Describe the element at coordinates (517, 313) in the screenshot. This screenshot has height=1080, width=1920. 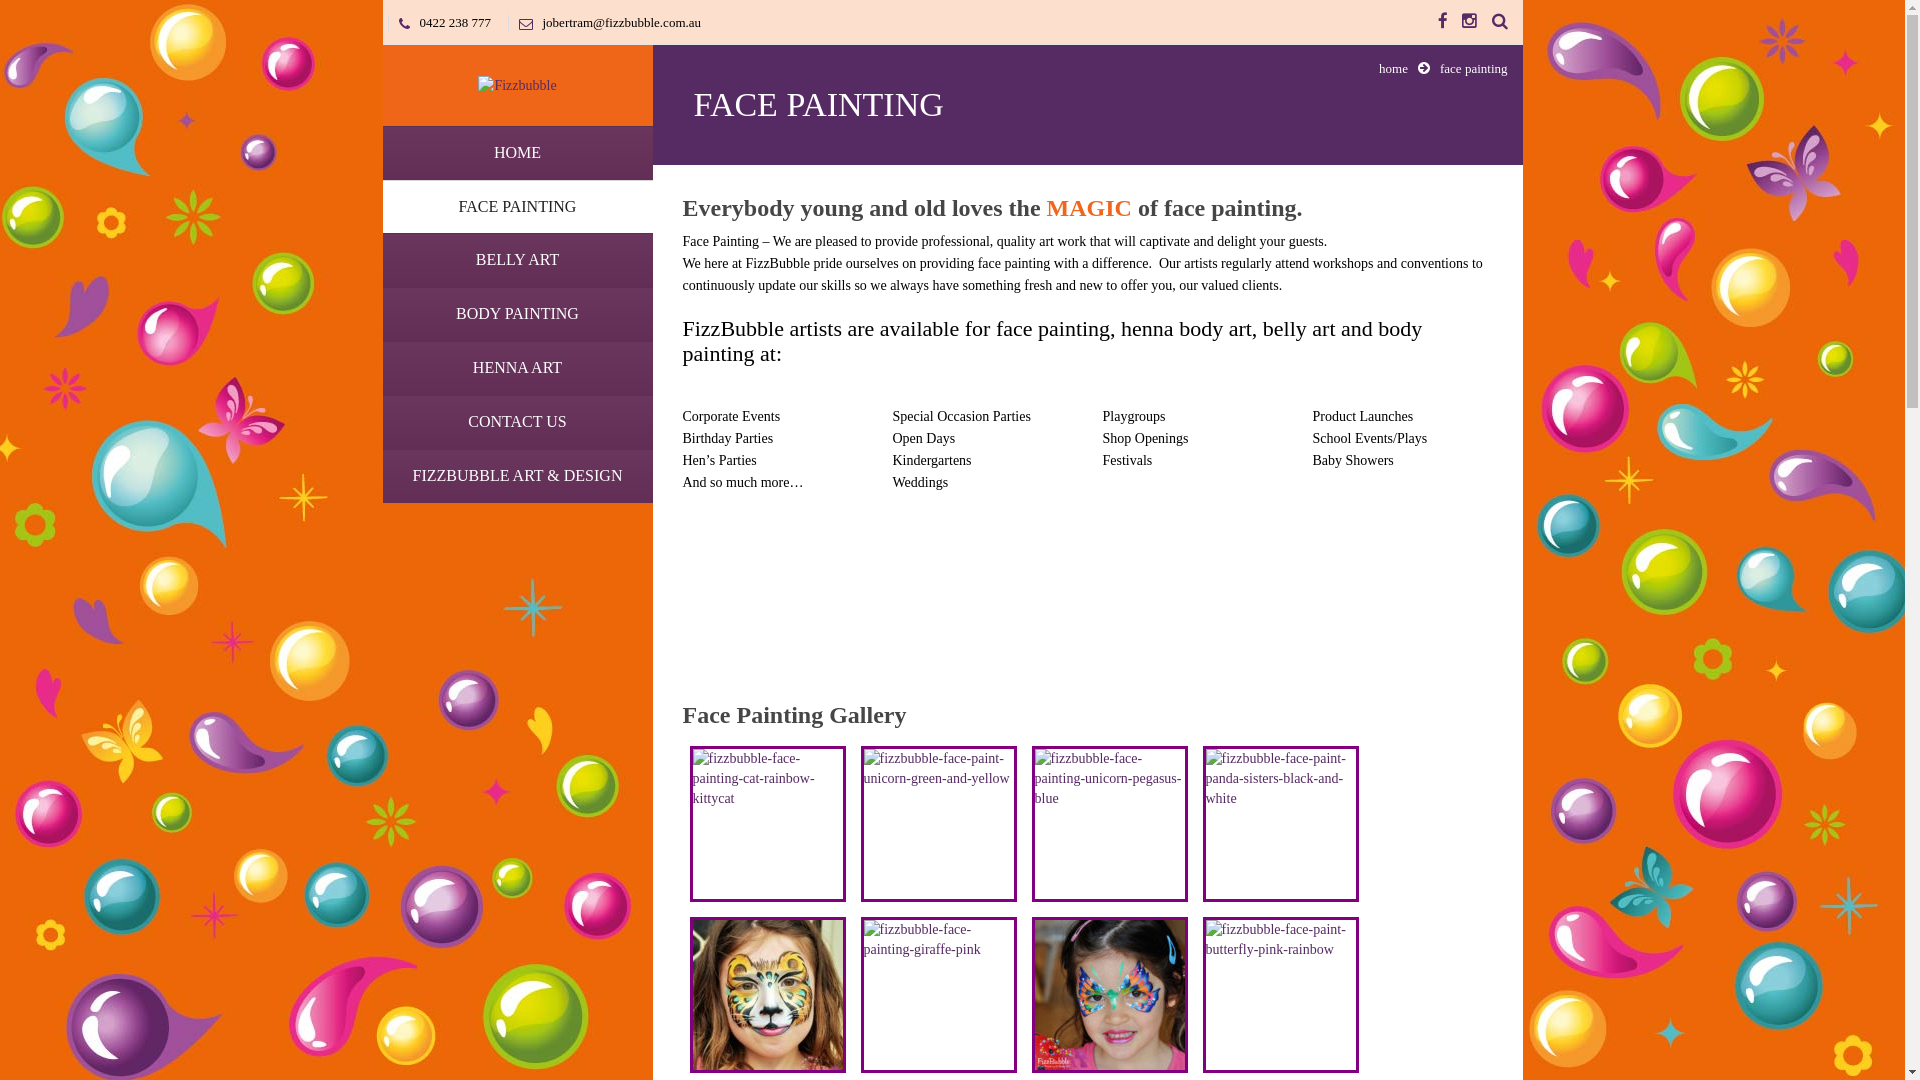
I see `'BODY PAINTING'` at that location.